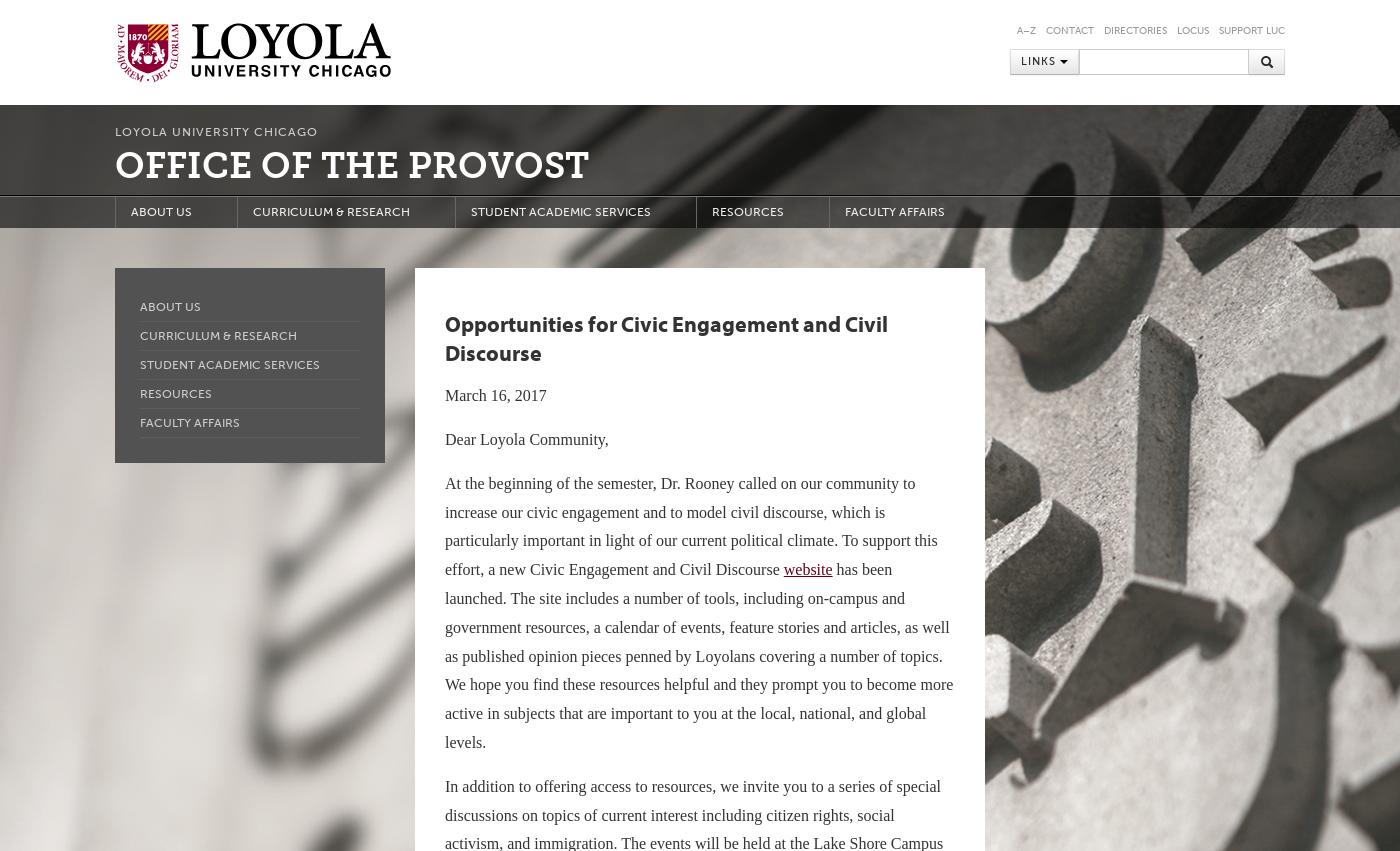 This screenshot has height=851, width=1400. Describe the element at coordinates (189, 422) in the screenshot. I see `'Faculty Affairs'` at that location.